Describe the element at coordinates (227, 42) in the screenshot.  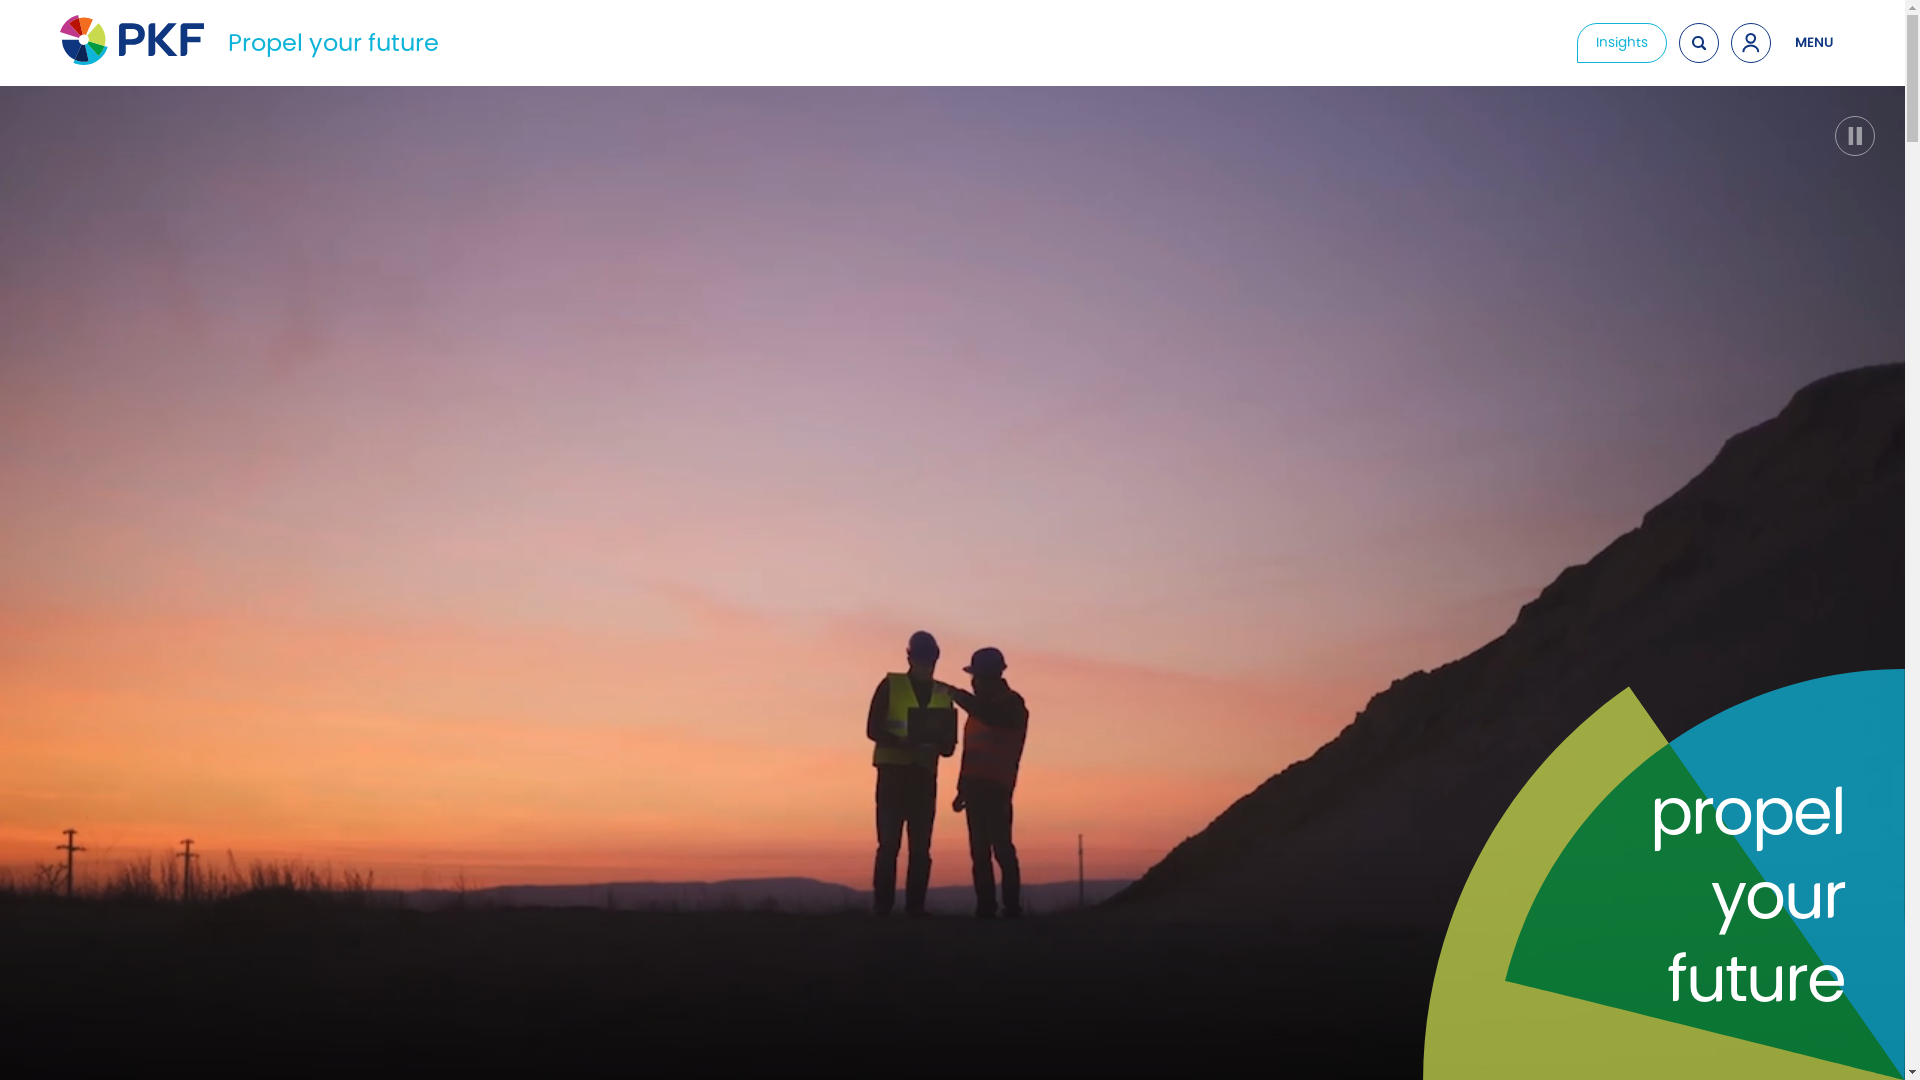
I see `'Propel your future'` at that location.